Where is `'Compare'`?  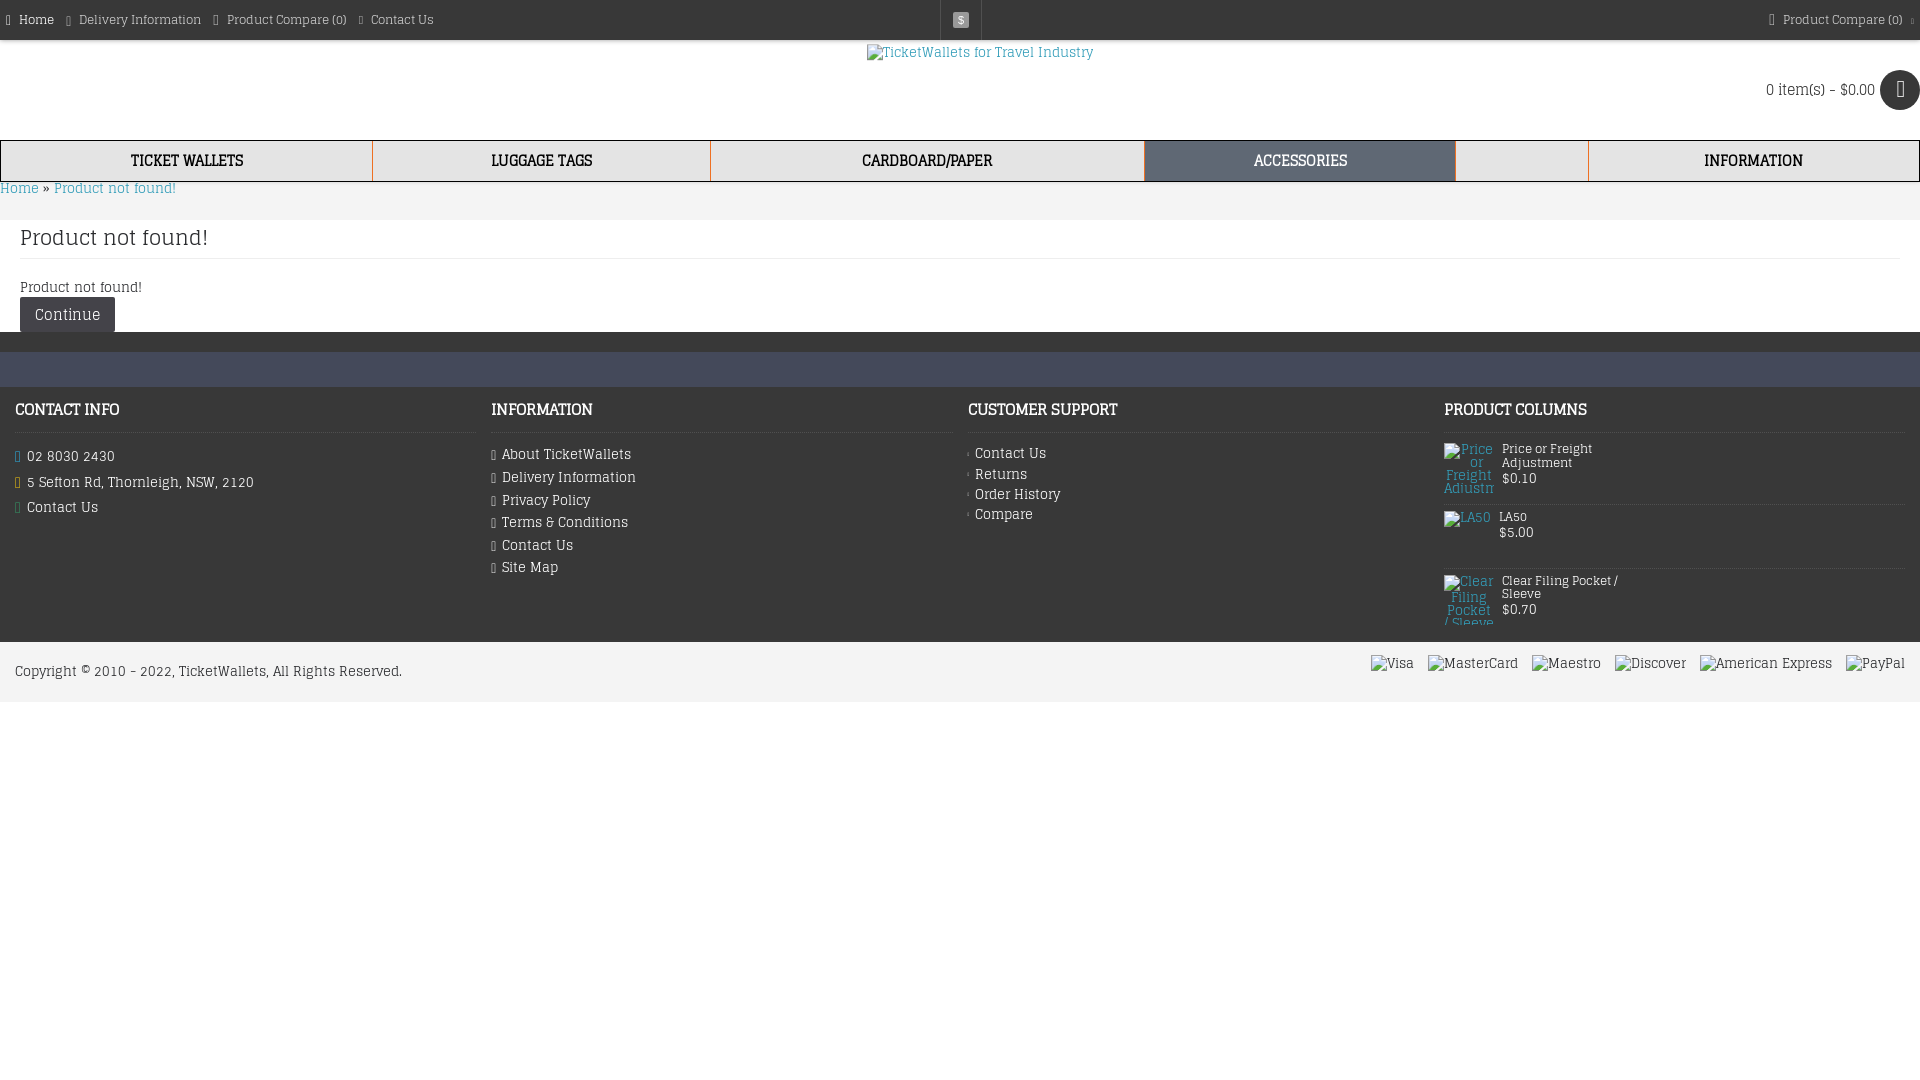 'Compare' is located at coordinates (968, 514).